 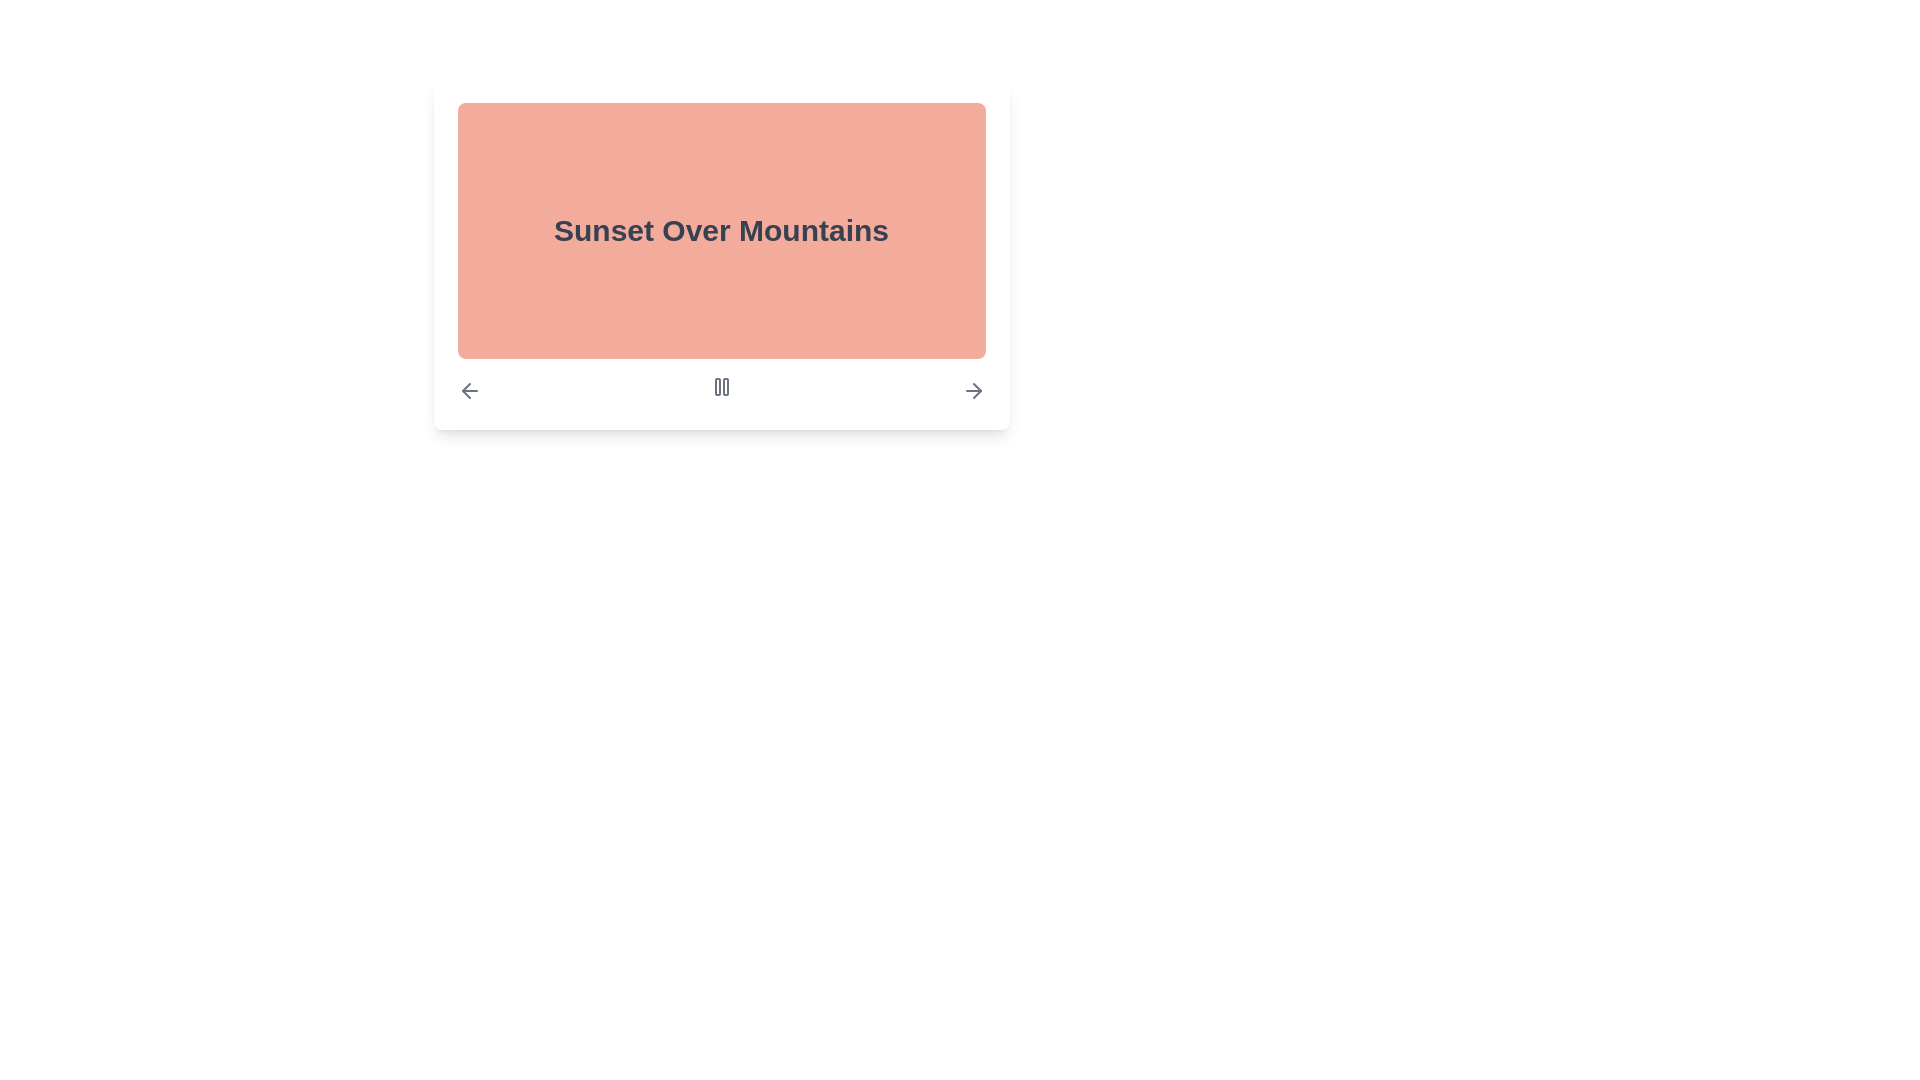 What do you see at coordinates (720, 230) in the screenshot?
I see `the bold, large text snippet 'Sunset Over Mountains' styled in dark gray on a light reddish background, located near the upper-middle region of the viewport` at bounding box center [720, 230].